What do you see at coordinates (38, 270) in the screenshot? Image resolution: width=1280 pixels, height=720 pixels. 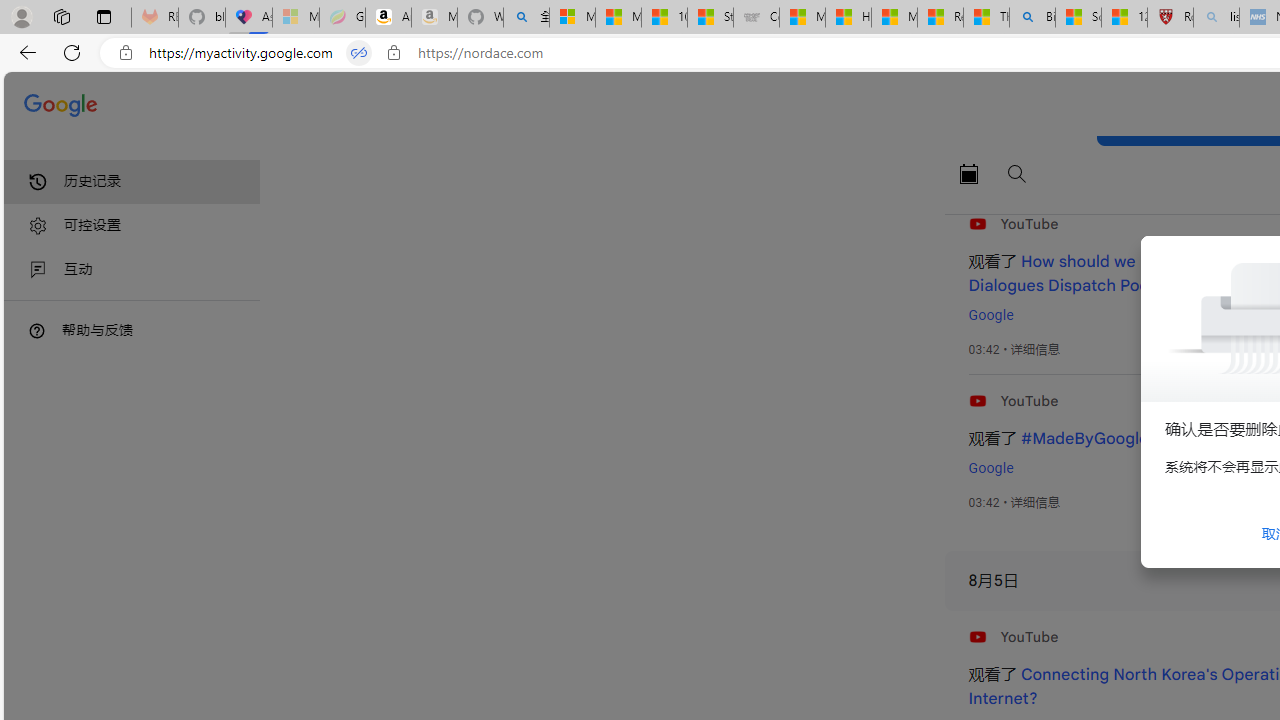 I see `'Class: i2GIId'` at bounding box center [38, 270].